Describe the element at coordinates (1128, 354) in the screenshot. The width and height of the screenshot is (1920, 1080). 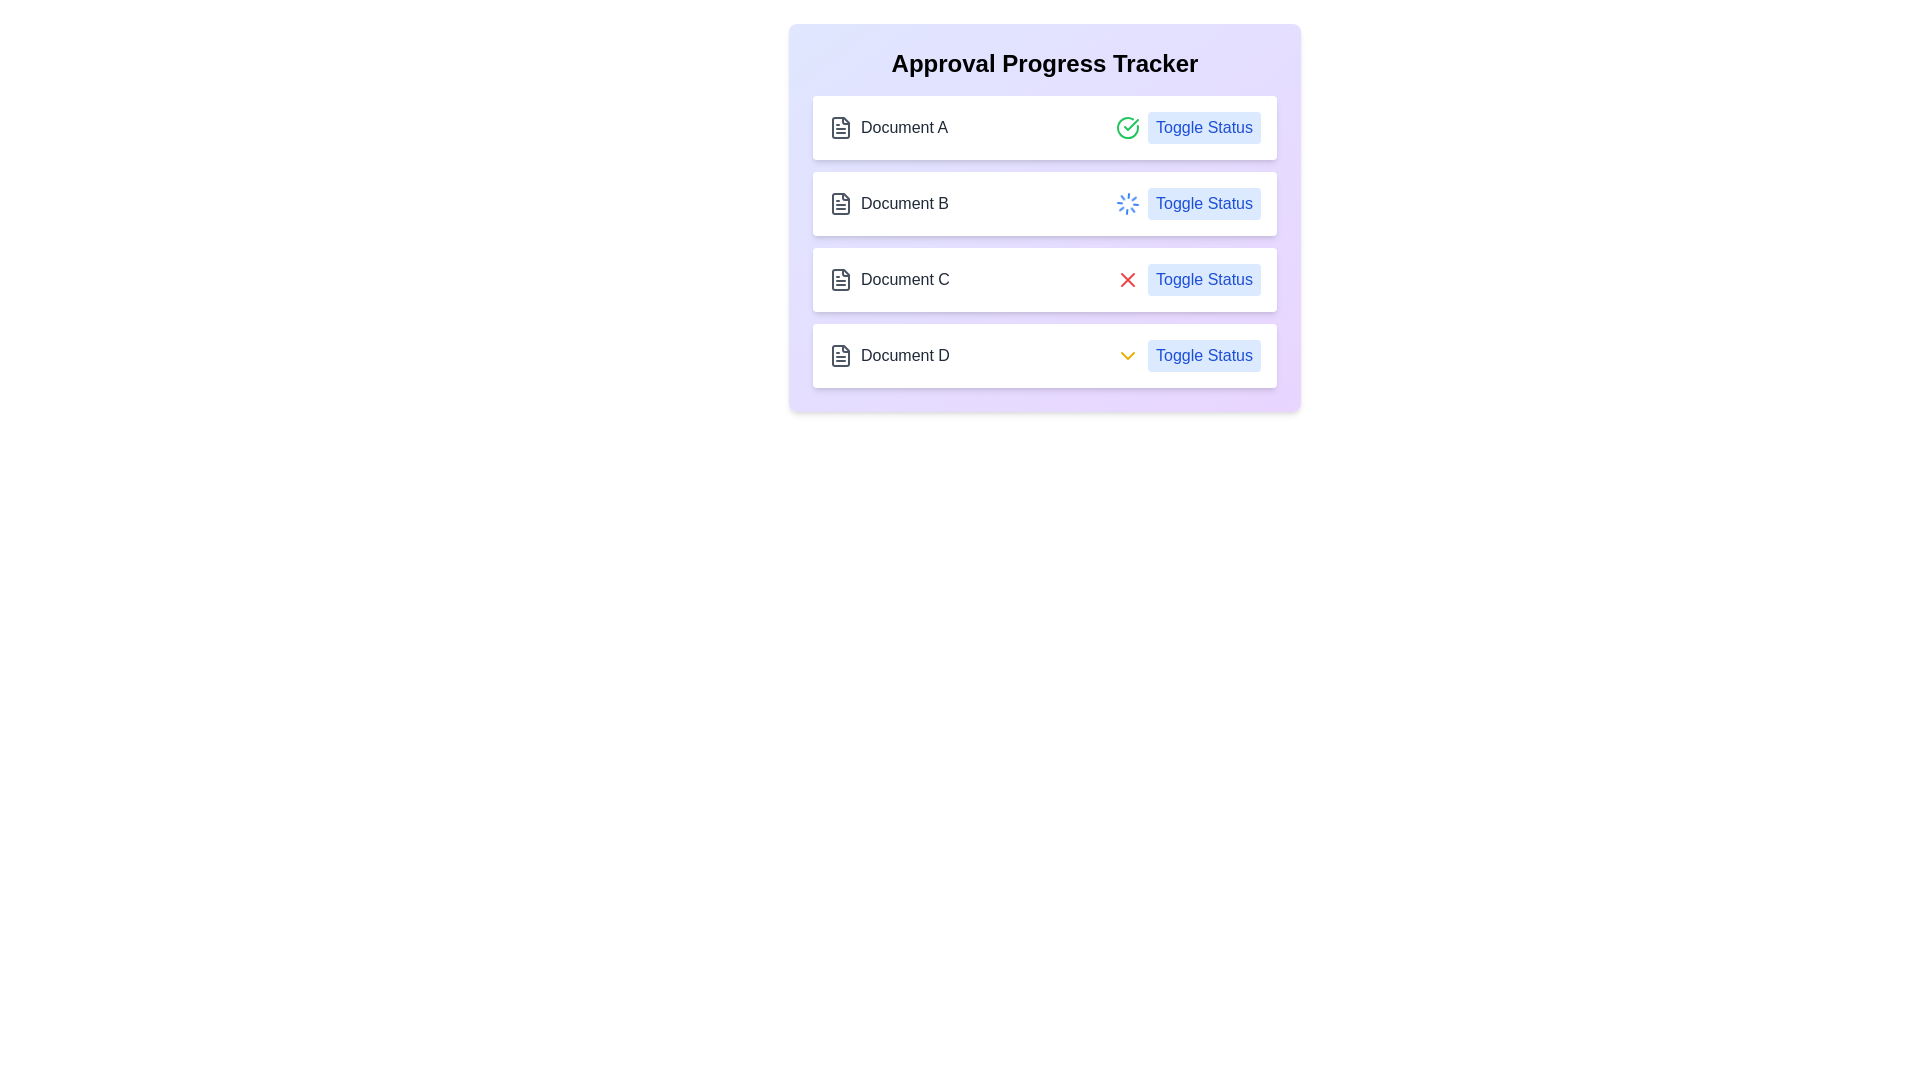
I see `the downward-chevron icon that indicates additional options related to the 'Toggle Status' button for 'Document D' to possibly reveal a tooltip` at that location.